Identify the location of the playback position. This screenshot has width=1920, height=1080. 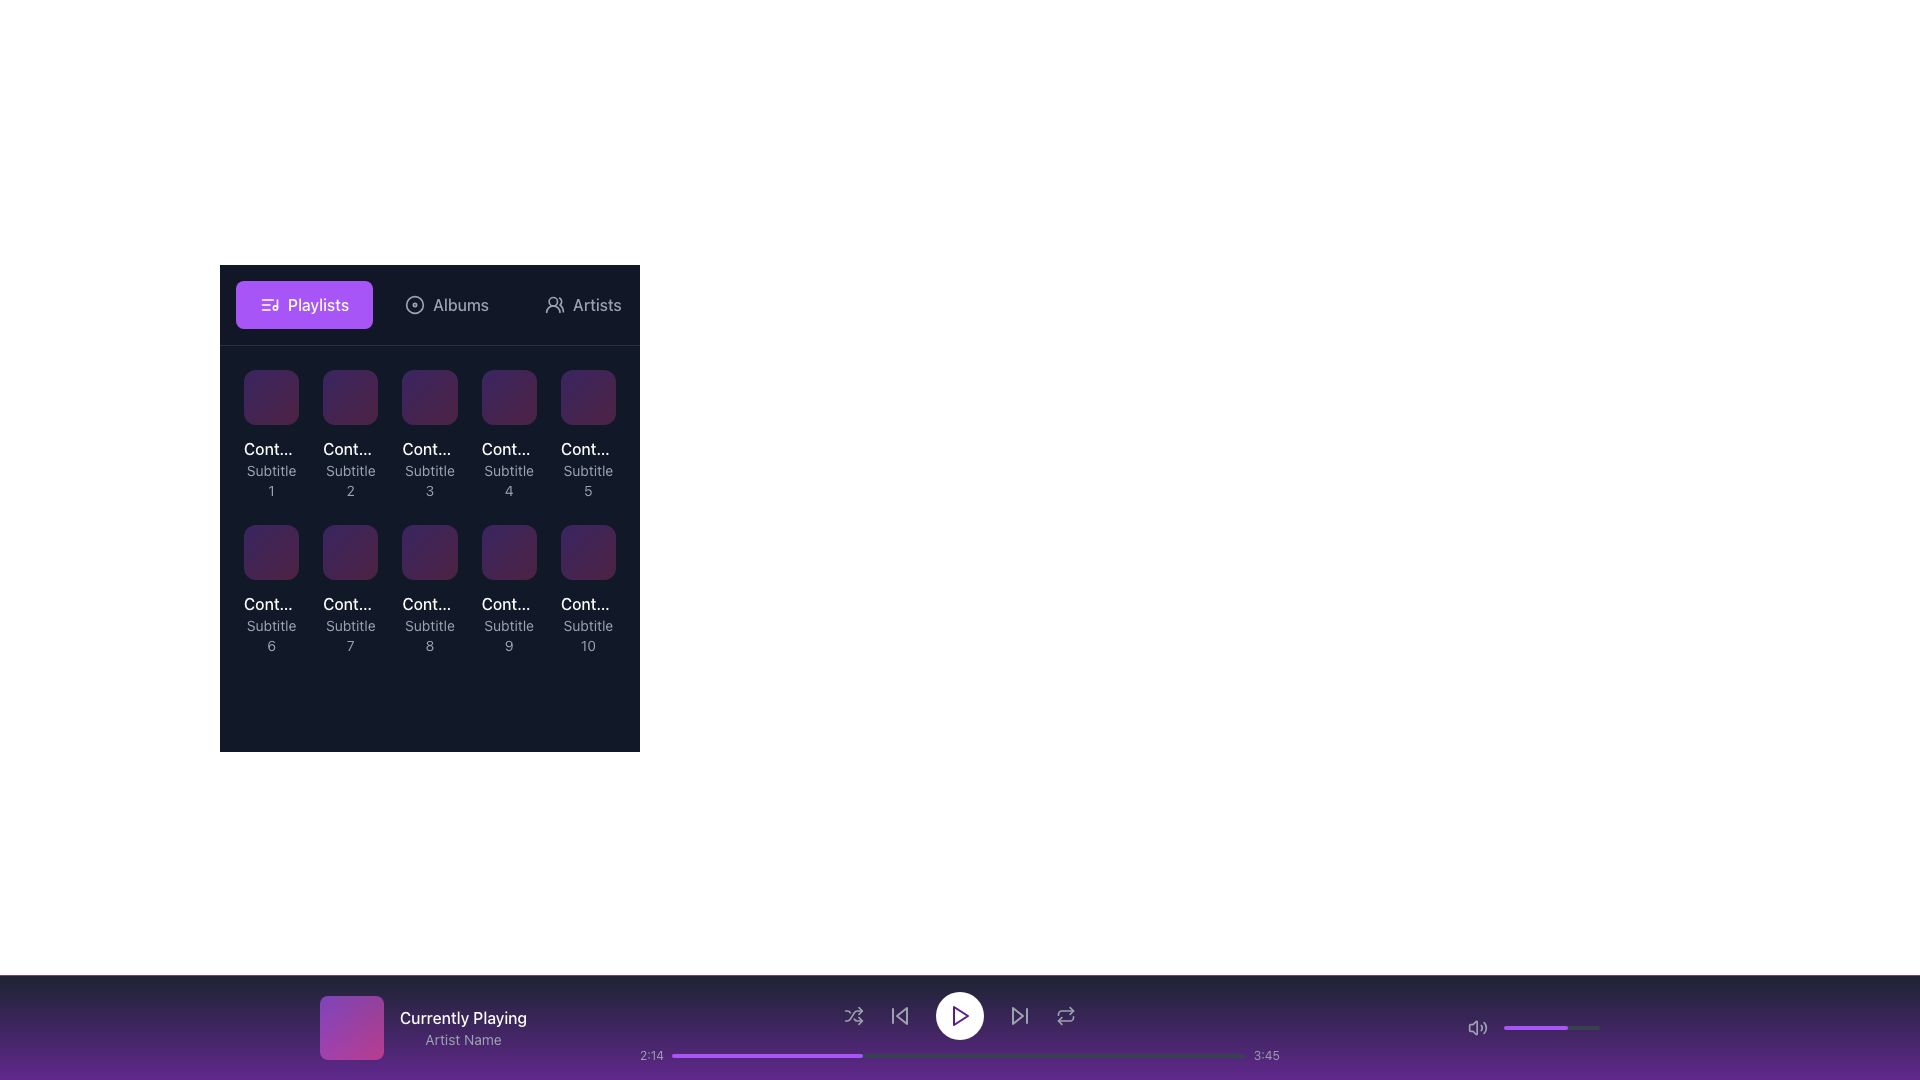
(795, 1055).